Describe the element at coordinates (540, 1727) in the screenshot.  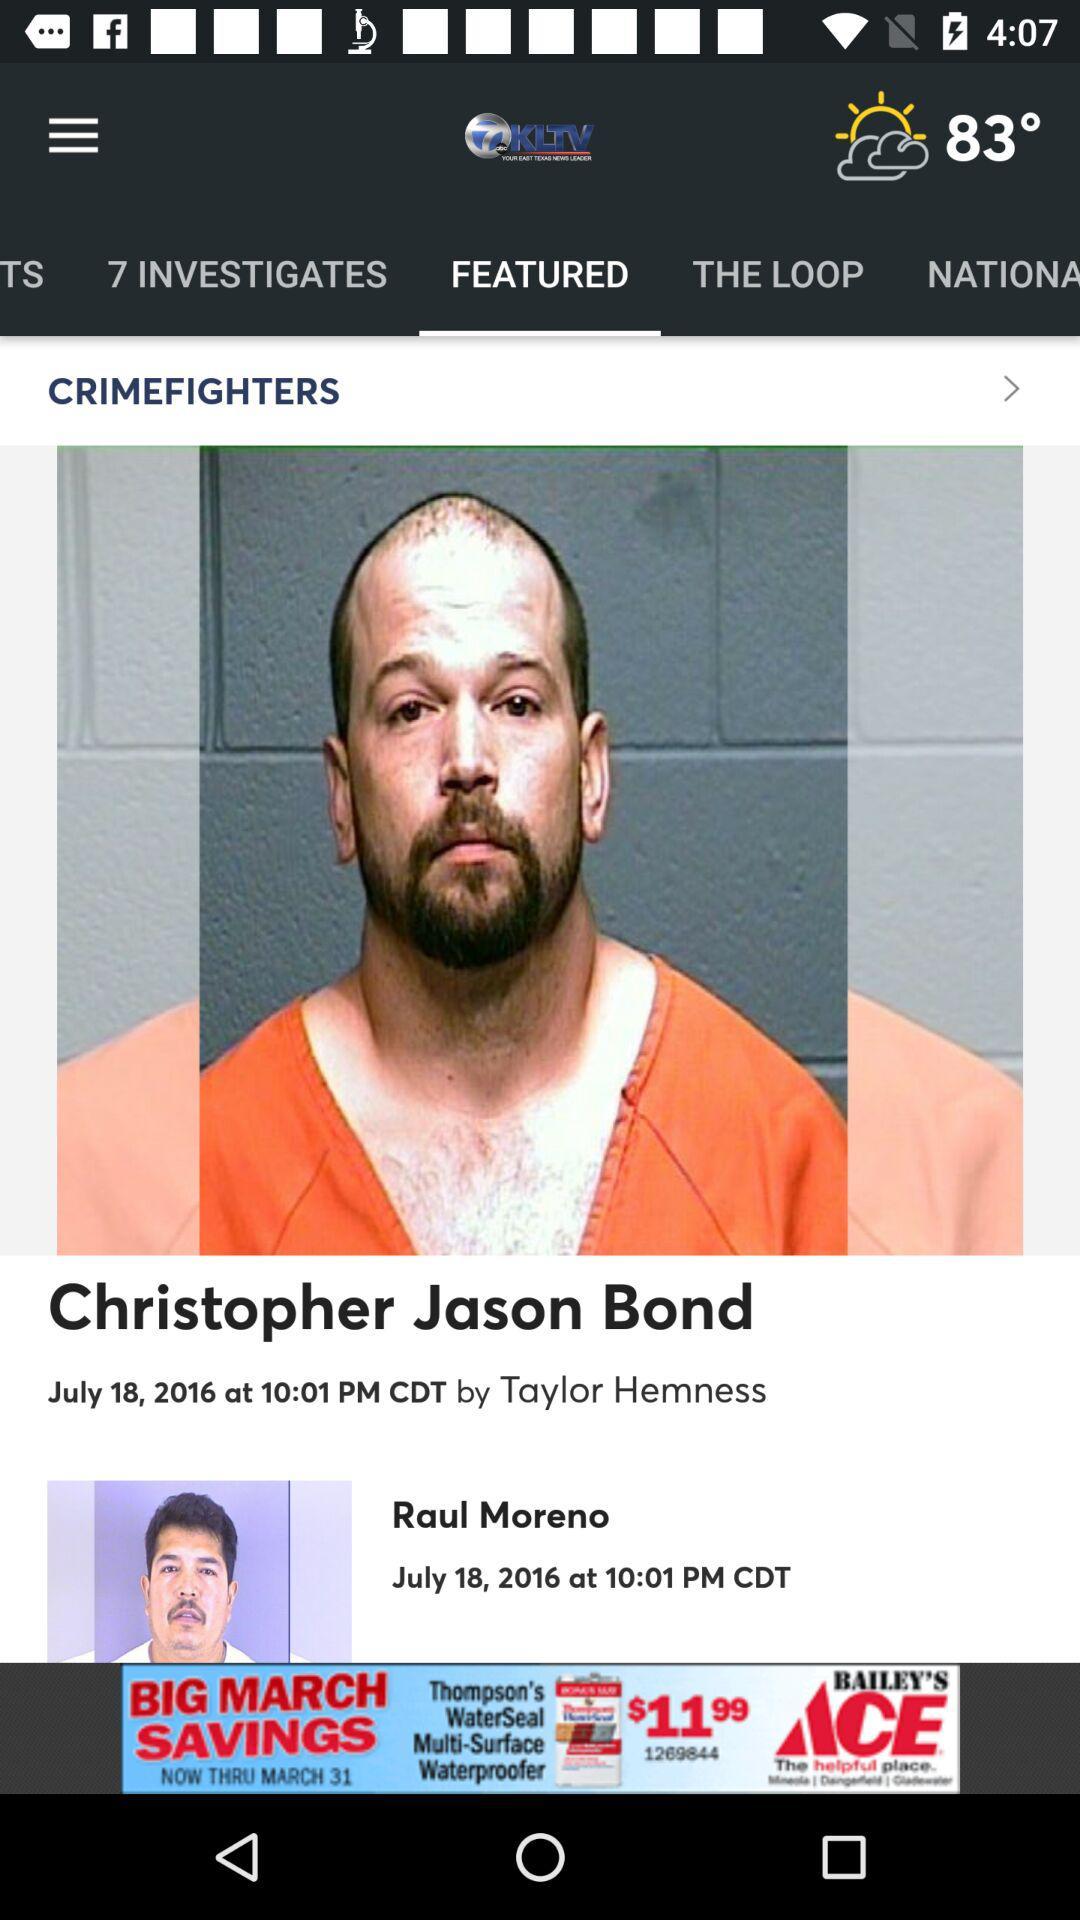
I see `the advertisement` at that location.